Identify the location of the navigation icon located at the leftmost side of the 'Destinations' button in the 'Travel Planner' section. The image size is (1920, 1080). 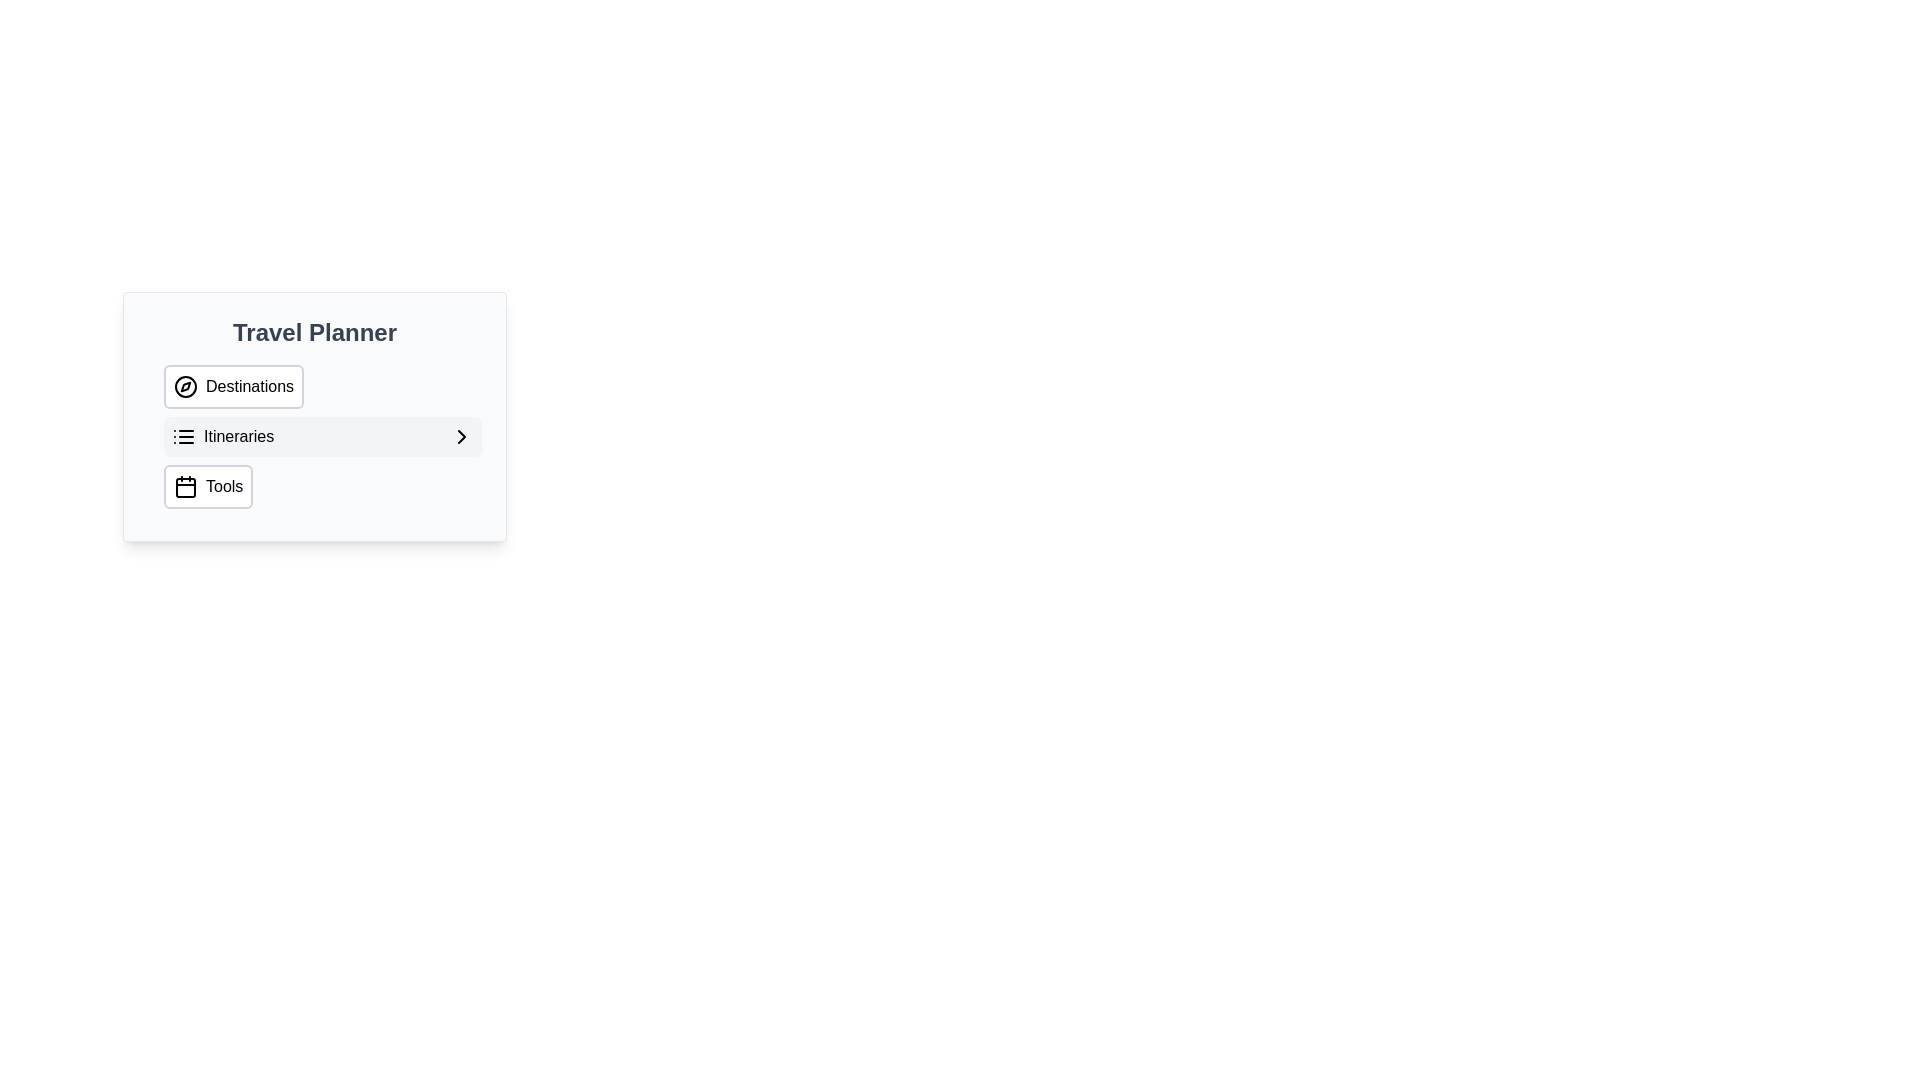
(186, 386).